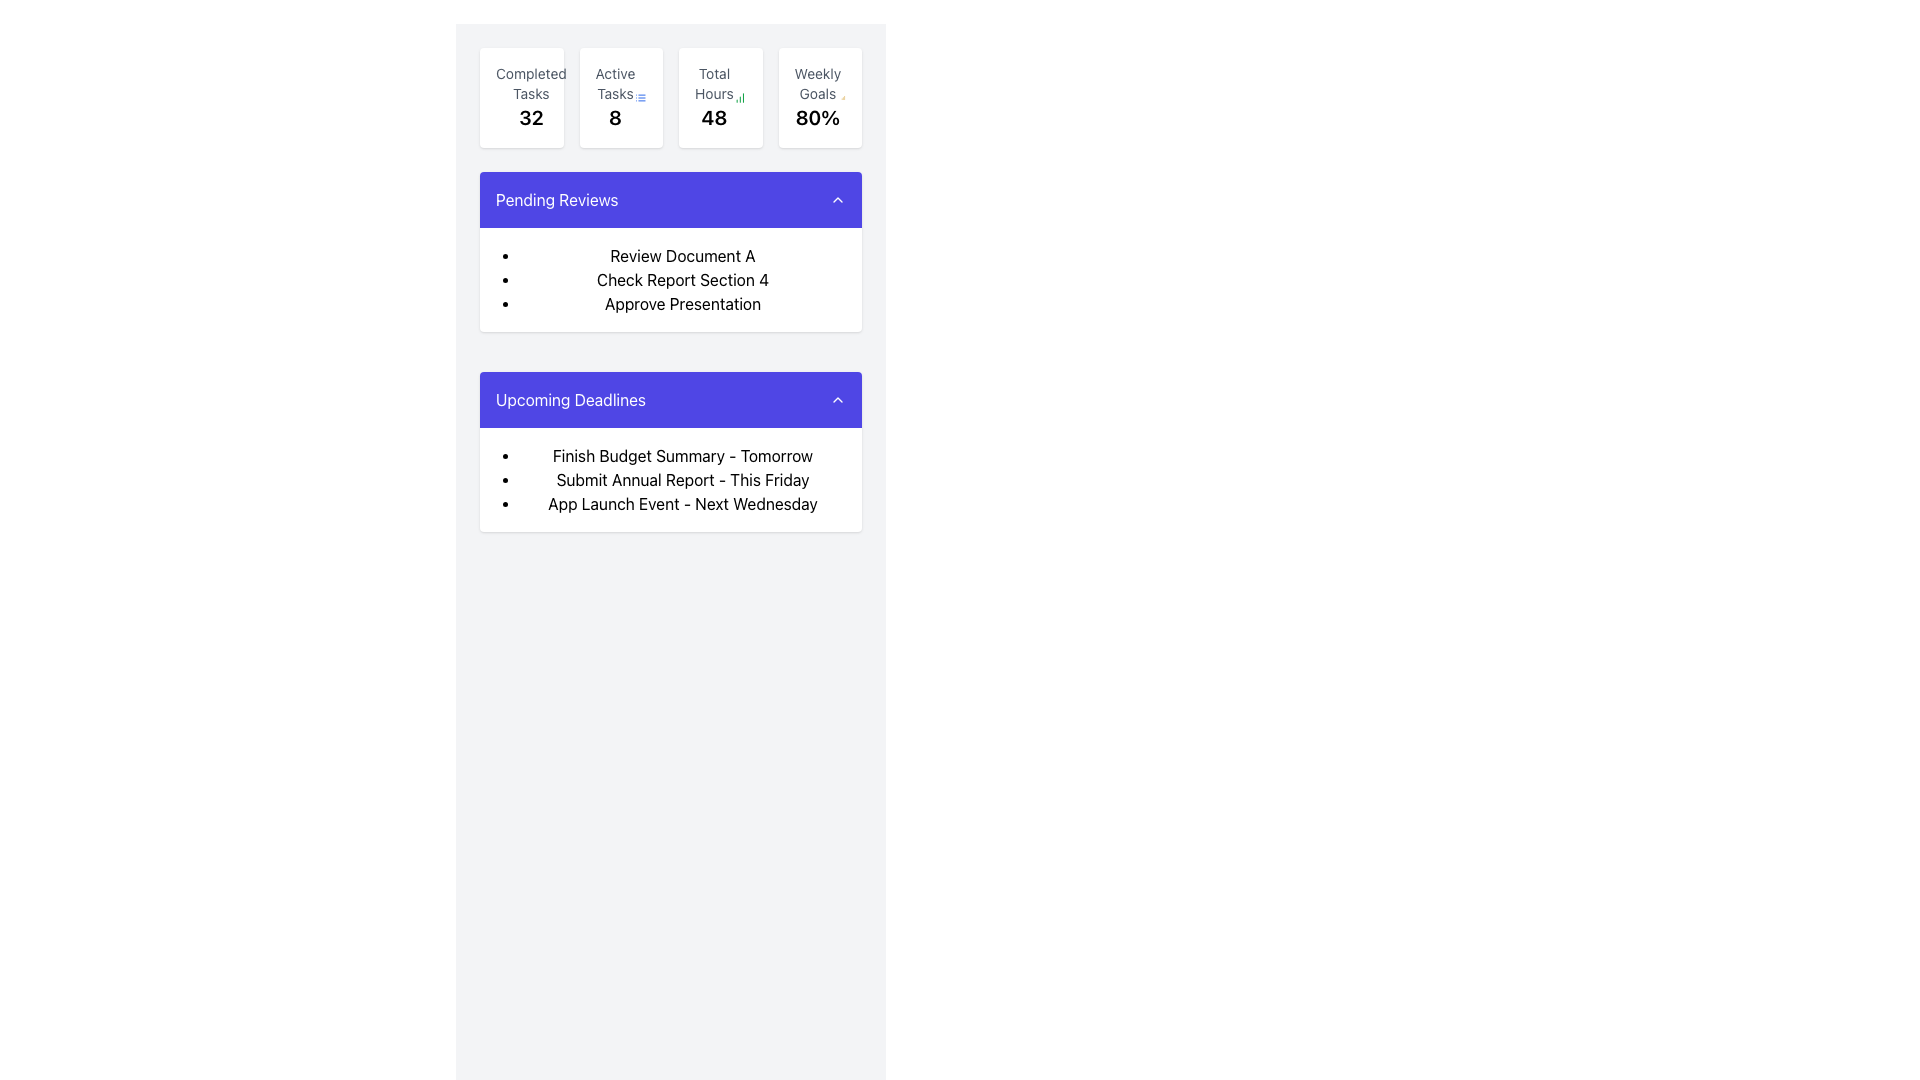 This screenshot has width=1920, height=1080. I want to click on current weekly goal progress displayed in the fourth informational card, which shows the user's completion rate towards their weekly goals, so click(817, 97).